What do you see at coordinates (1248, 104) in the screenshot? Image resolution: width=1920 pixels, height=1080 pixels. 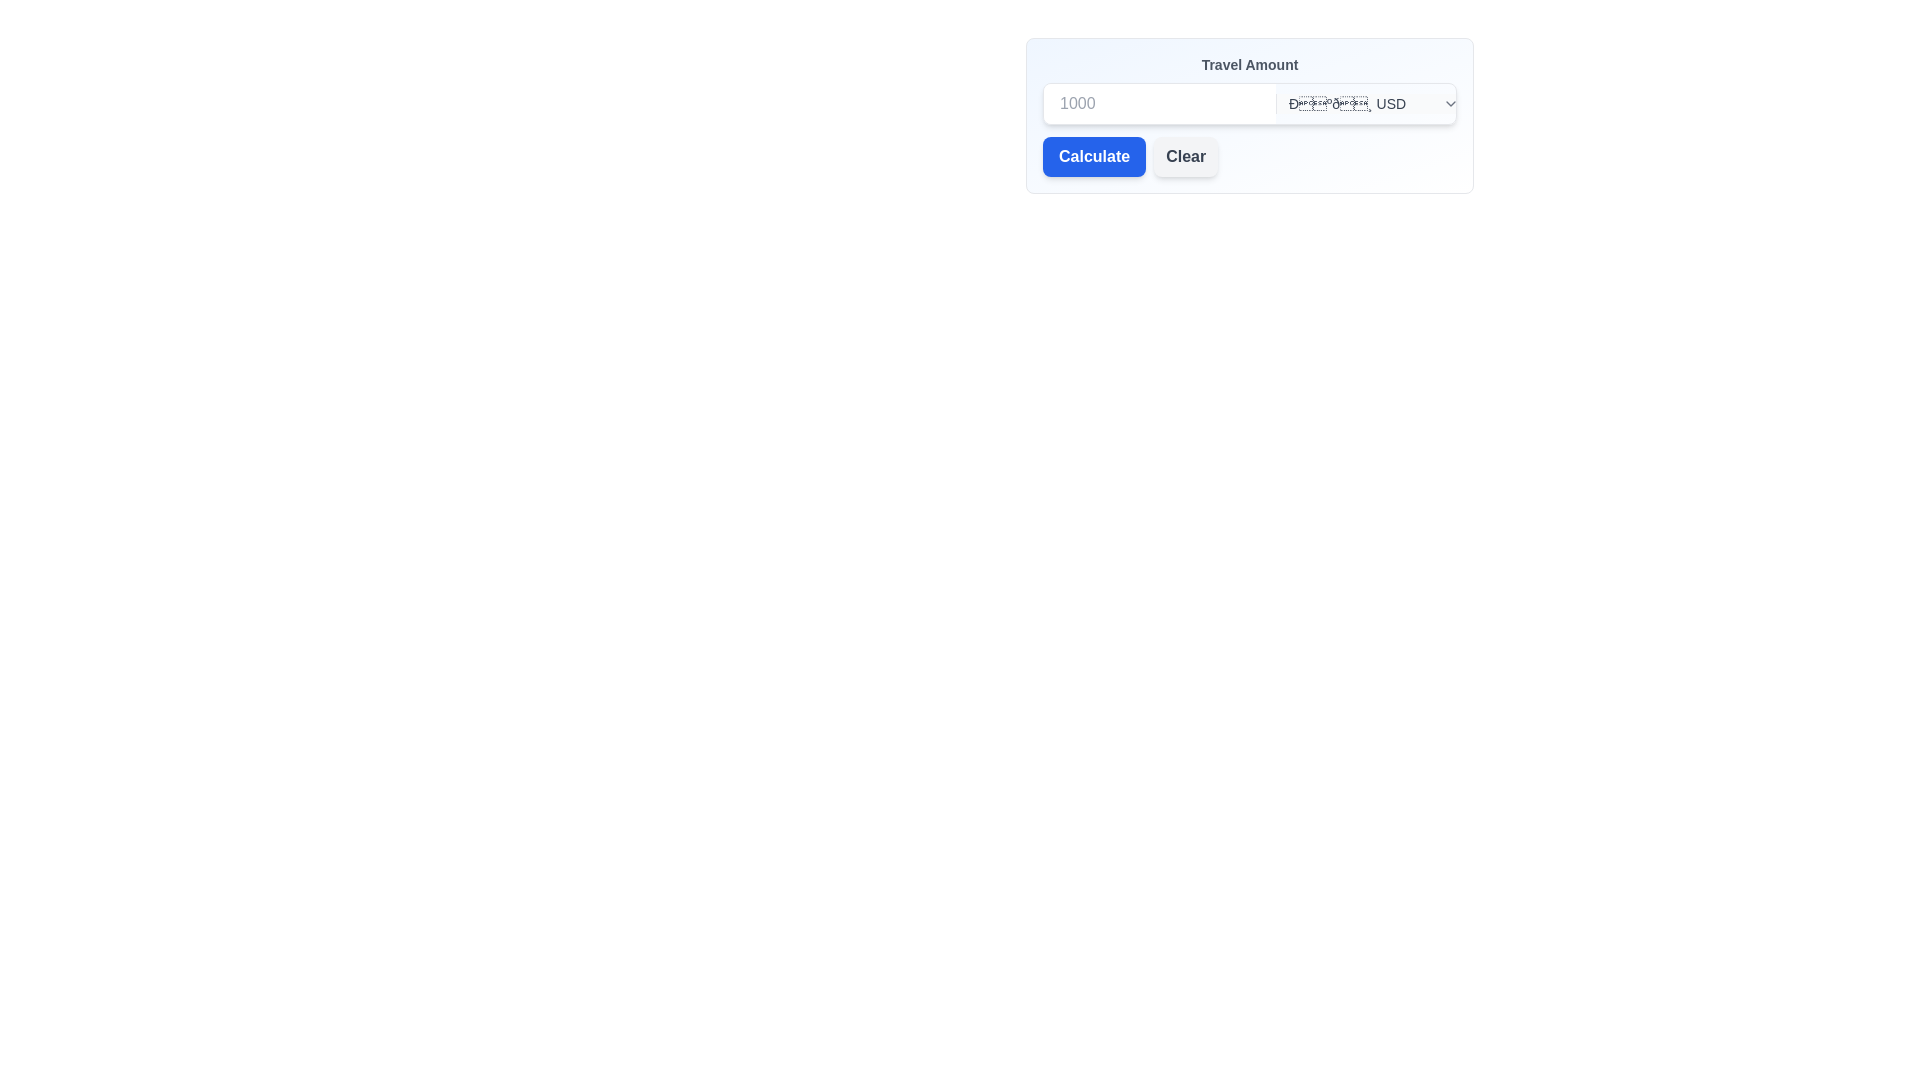 I see `a currency from the dropdown menu located below the 'Travel Amount' label, which is part of a composite component containing a text input field and dropdown menu` at bounding box center [1248, 104].